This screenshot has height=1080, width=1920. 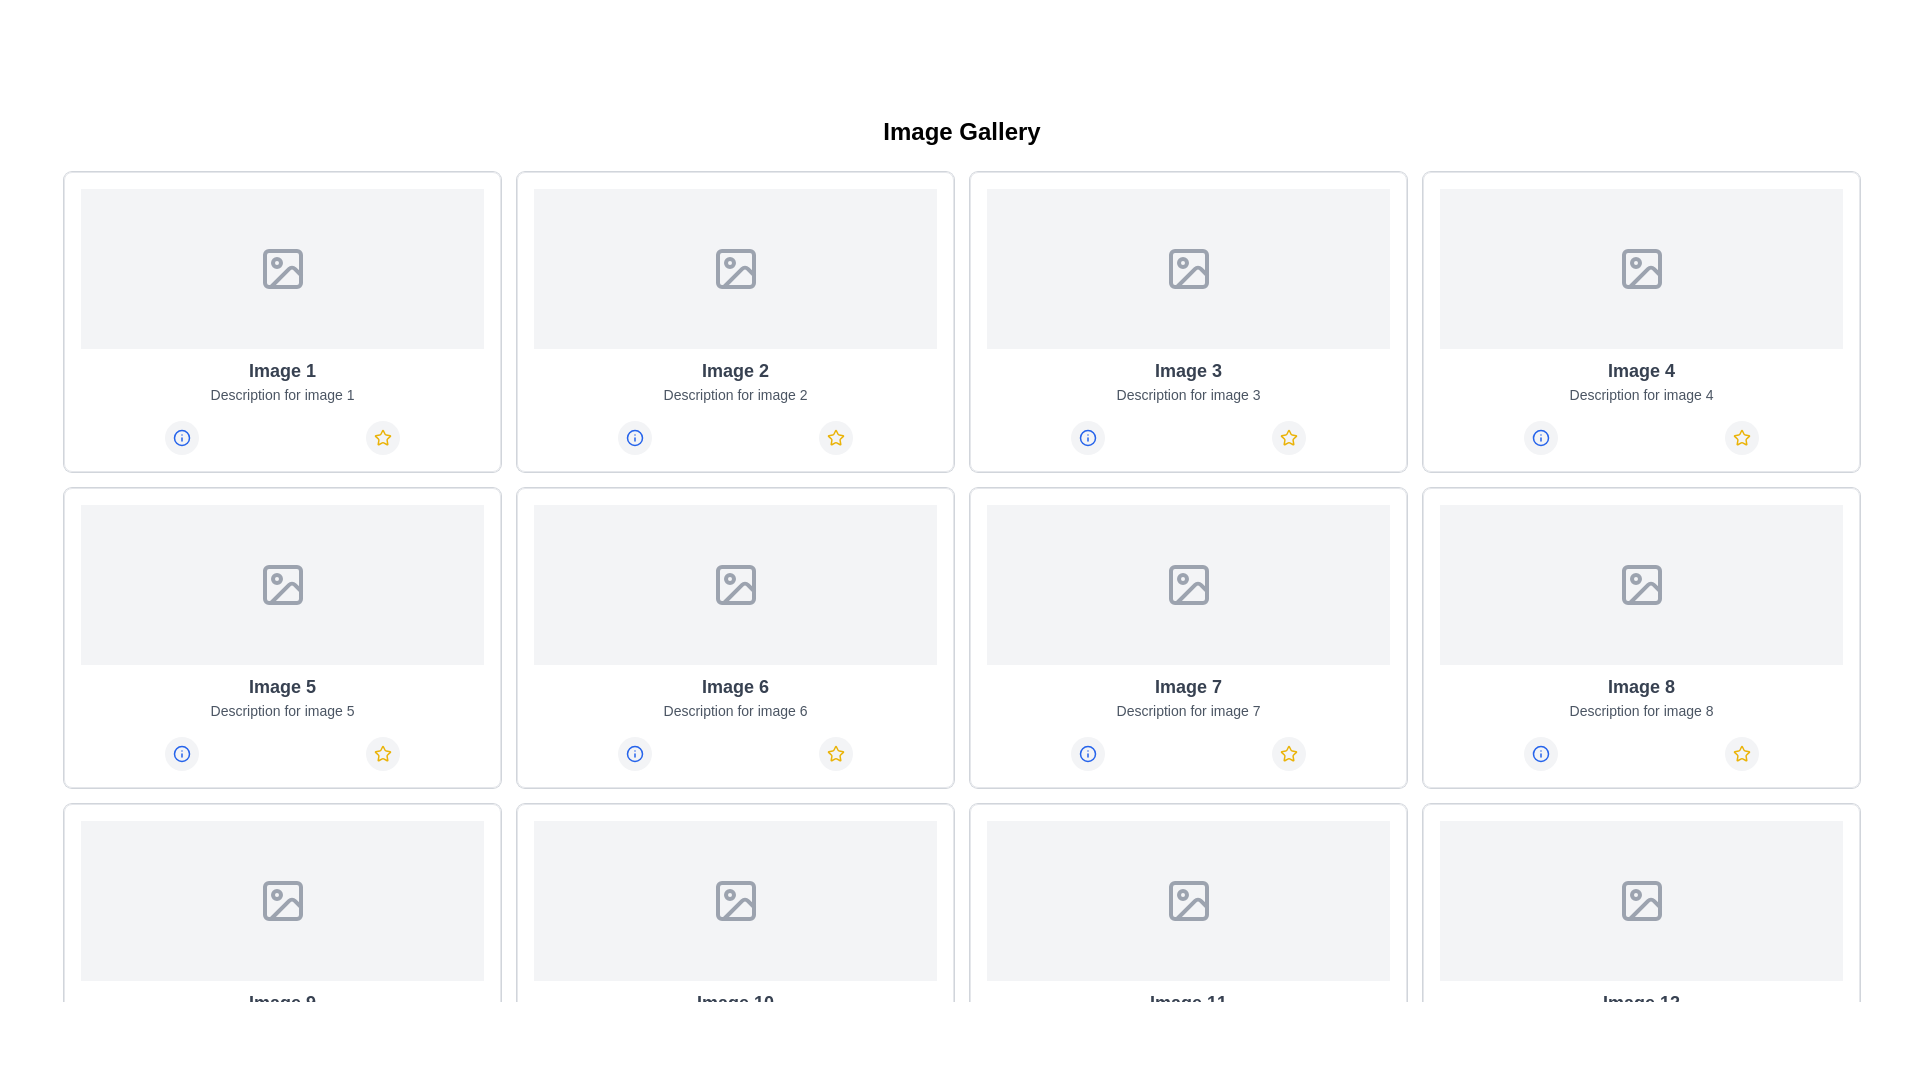 I want to click on the graphical icon component located in the sixth image placeholder of the image gallery, so click(x=734, y=585).